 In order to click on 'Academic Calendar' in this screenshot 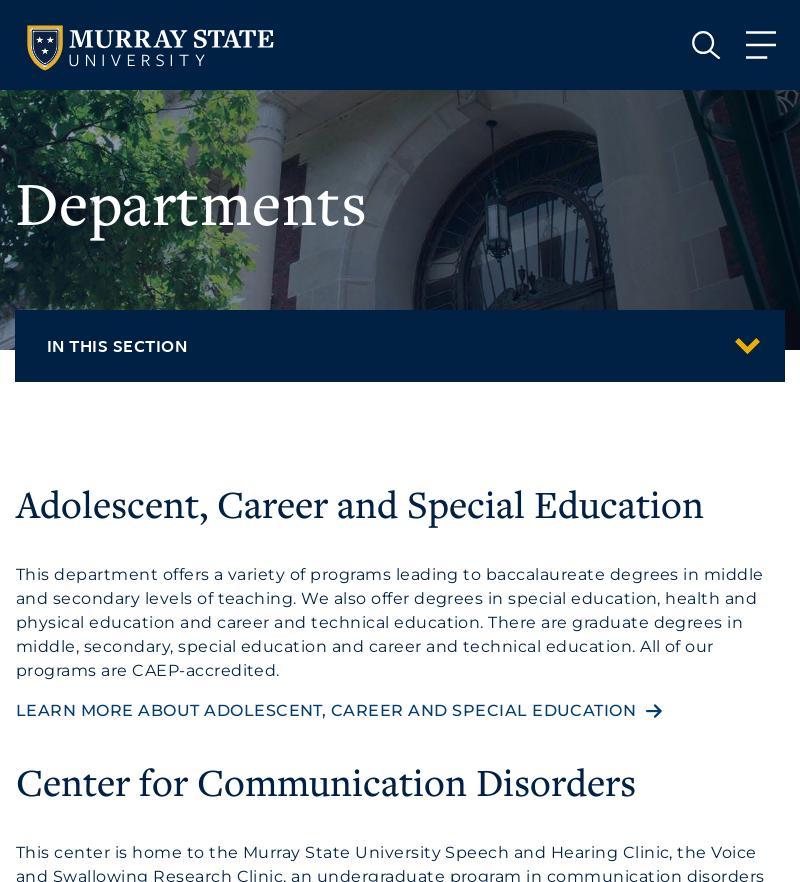, I will do `click(104, 487)`.